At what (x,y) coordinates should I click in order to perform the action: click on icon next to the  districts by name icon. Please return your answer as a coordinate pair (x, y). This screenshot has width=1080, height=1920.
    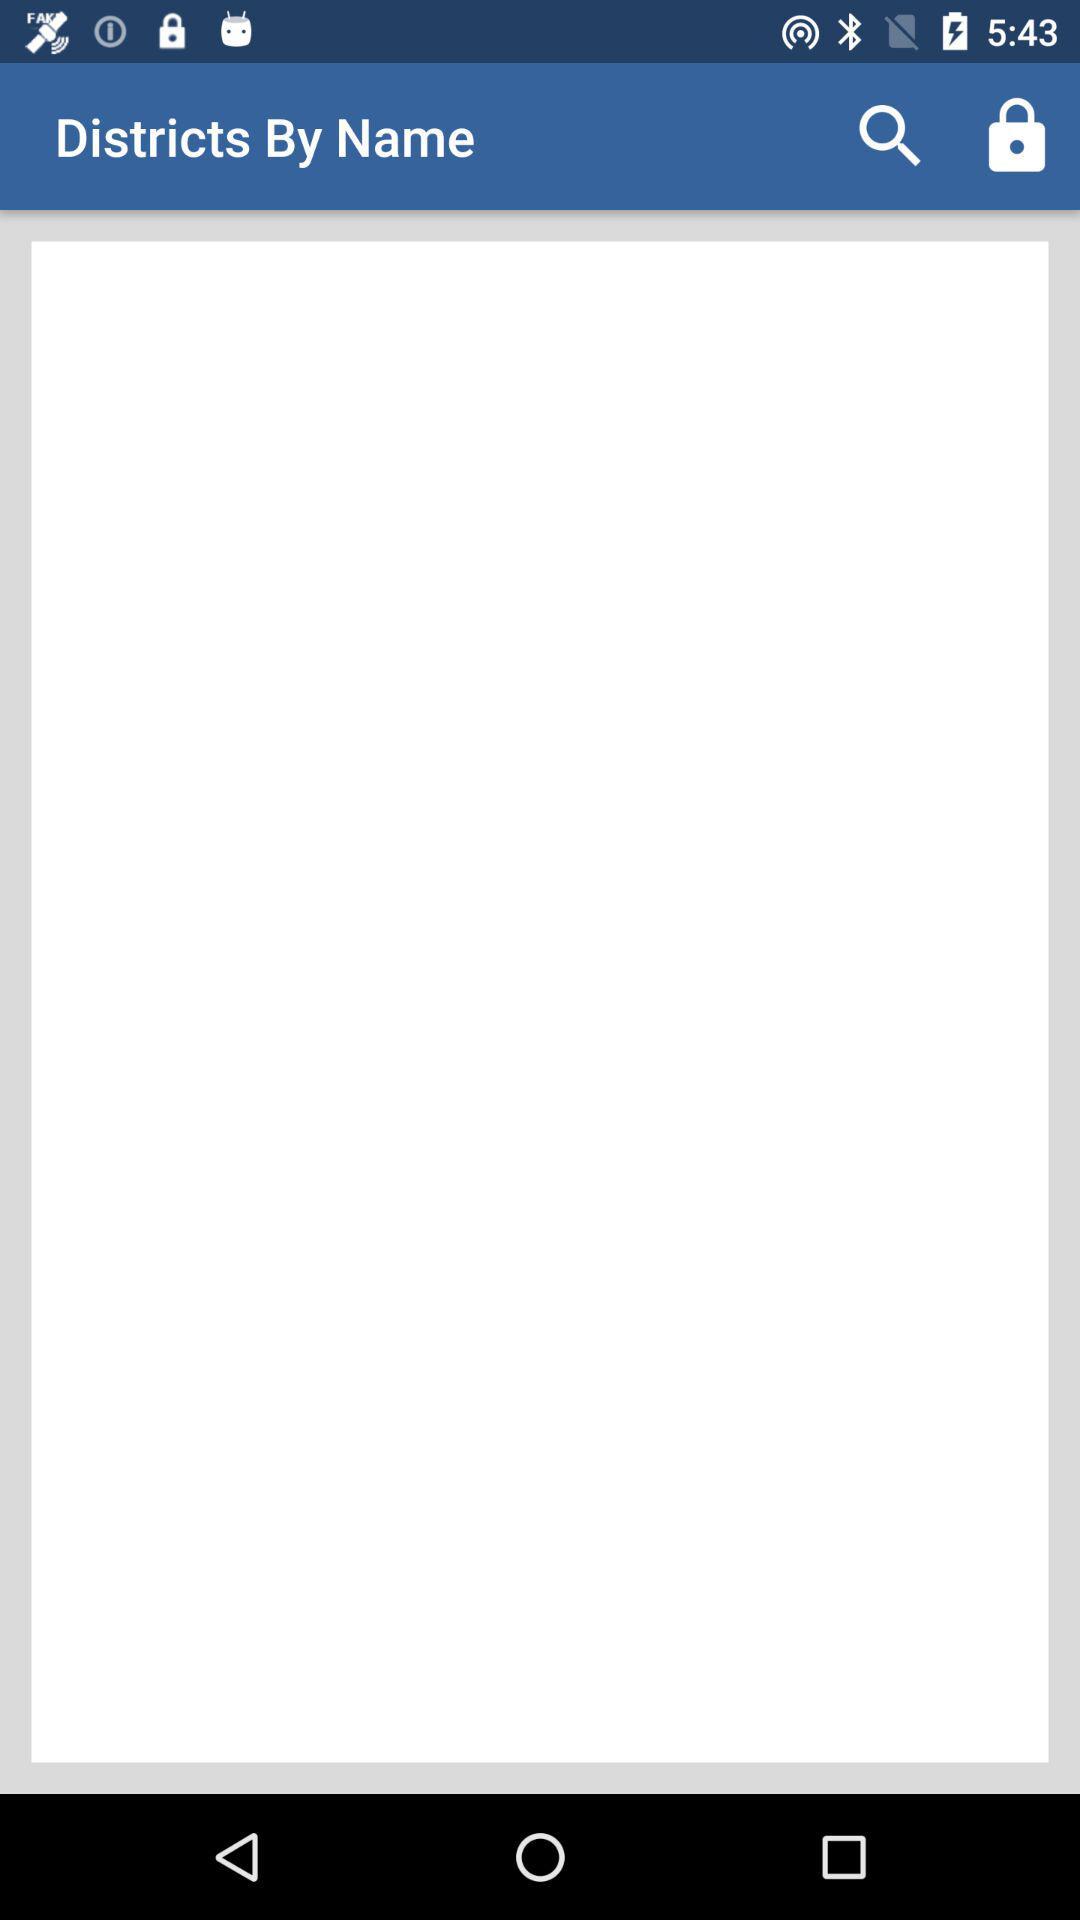
    Looking at the image, I should click on (890, 135).